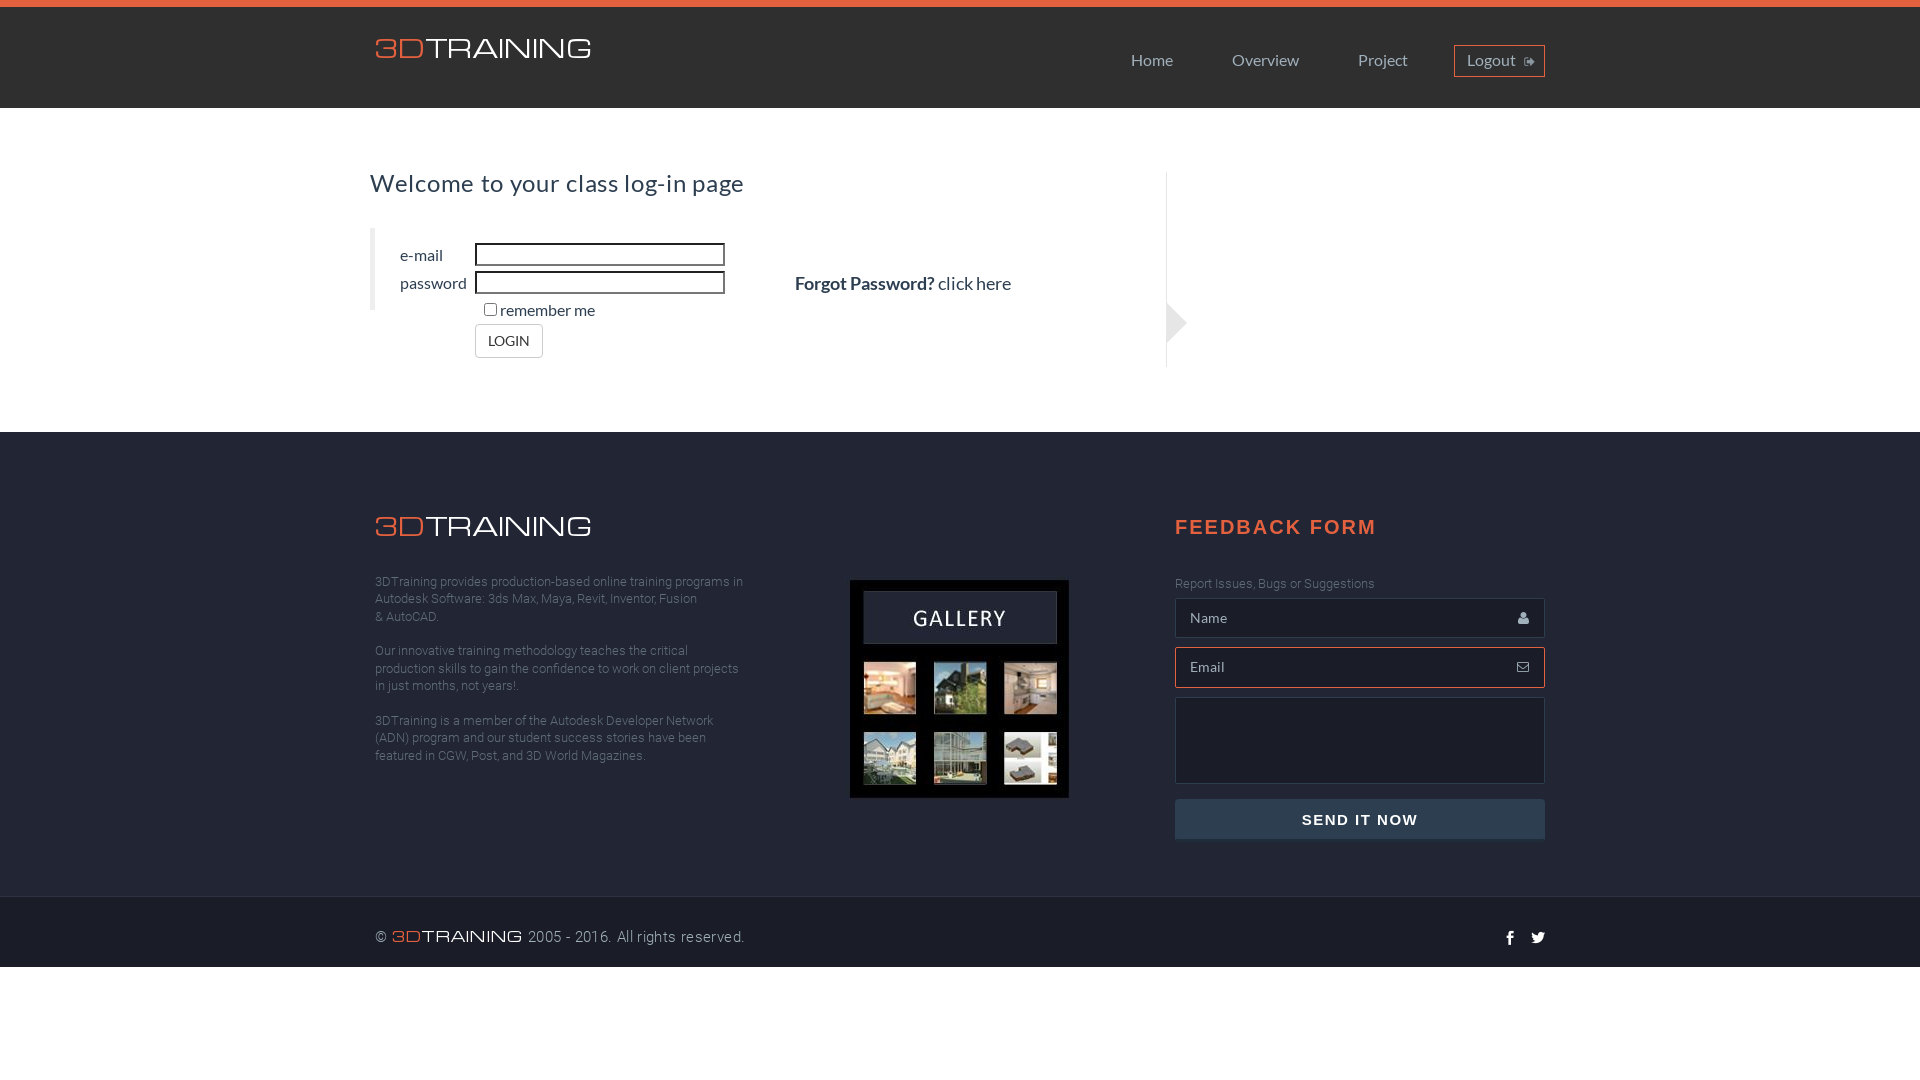 The height and width of the screenshot is (1080, 1920). Describe the element at coordinates (1499, 60) in the screenshot. I see `'Logout'` at that location.